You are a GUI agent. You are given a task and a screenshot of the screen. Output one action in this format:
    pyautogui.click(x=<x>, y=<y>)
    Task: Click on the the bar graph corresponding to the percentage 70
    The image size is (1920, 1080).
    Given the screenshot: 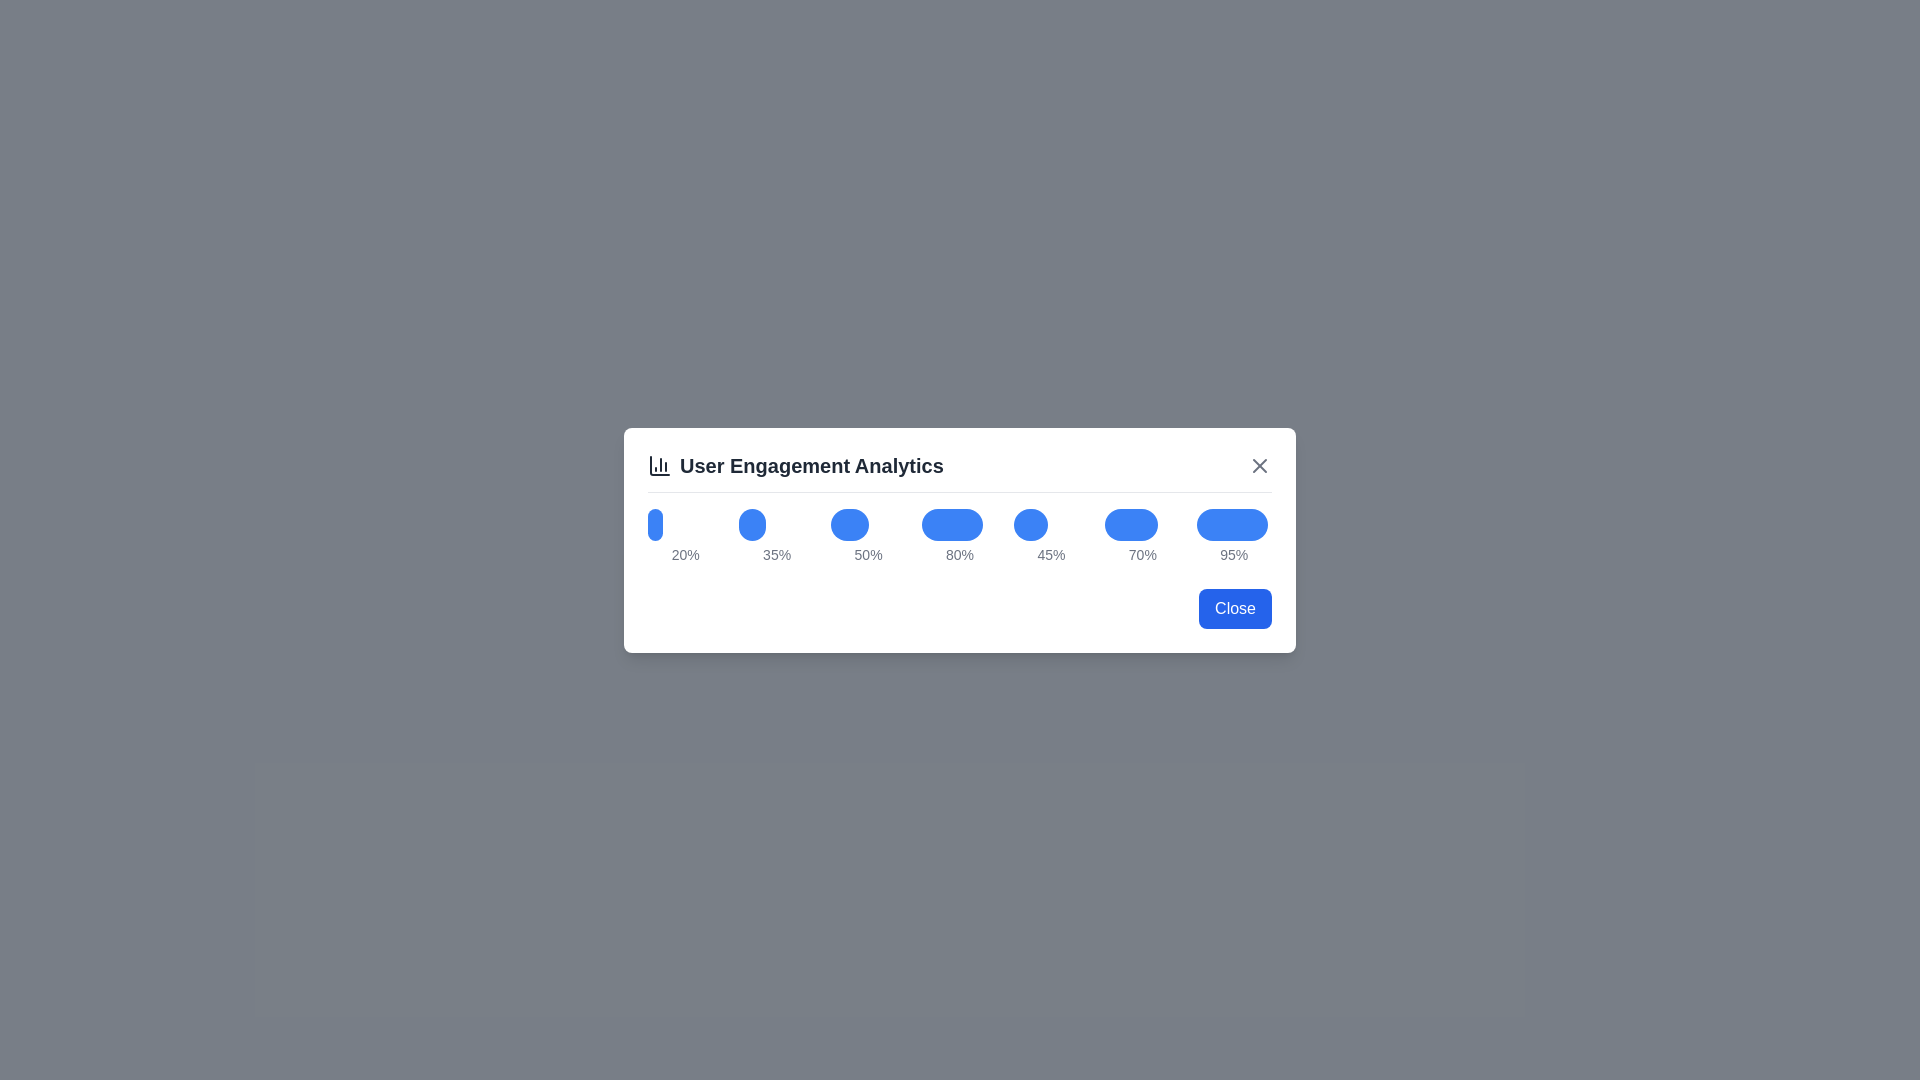 What is the action you would take?
    pyautogui.click(x=1131, y=523)
    